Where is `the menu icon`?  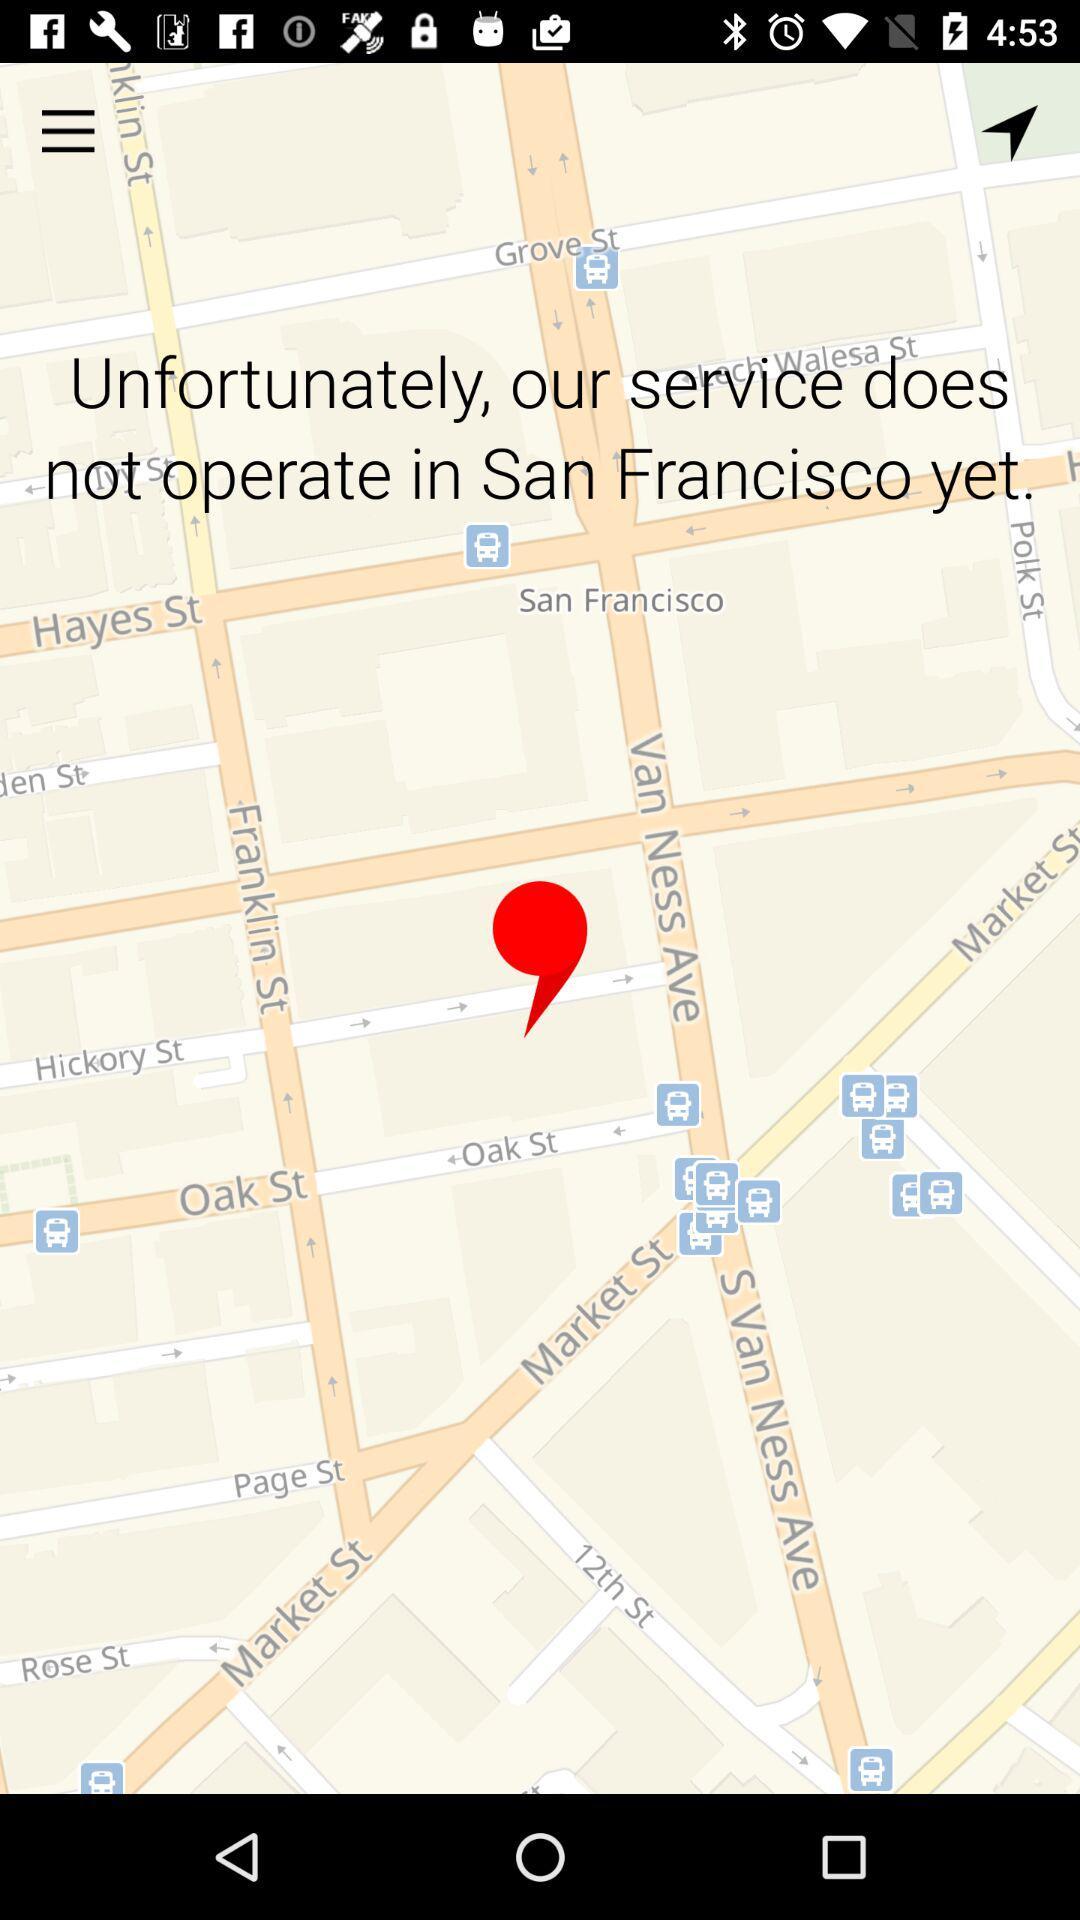 the menu icon is located at coordinates (67, 130).